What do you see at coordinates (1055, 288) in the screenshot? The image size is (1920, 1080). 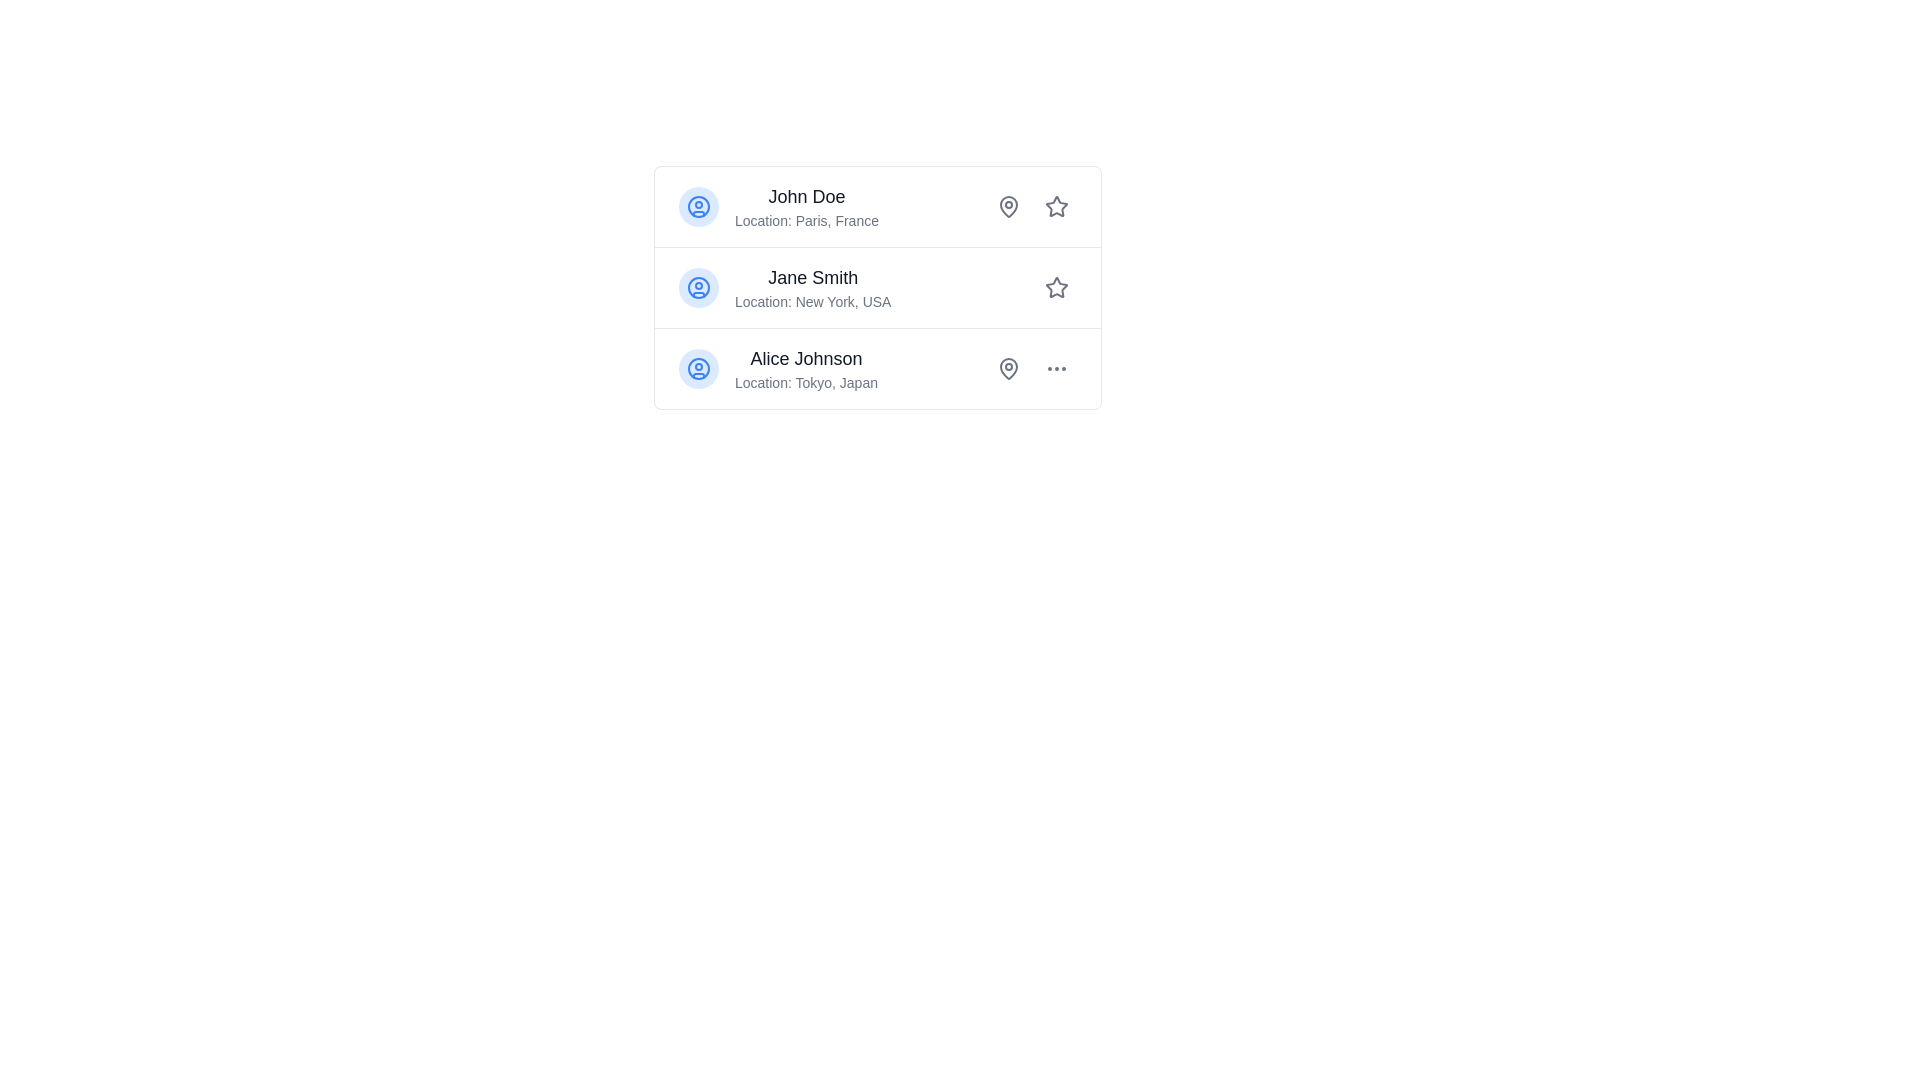 I see `the star-shaped icon located on the right side of the row containing 'Jane Smith Location: New York, USA'` at bounding box center [1055, 288].